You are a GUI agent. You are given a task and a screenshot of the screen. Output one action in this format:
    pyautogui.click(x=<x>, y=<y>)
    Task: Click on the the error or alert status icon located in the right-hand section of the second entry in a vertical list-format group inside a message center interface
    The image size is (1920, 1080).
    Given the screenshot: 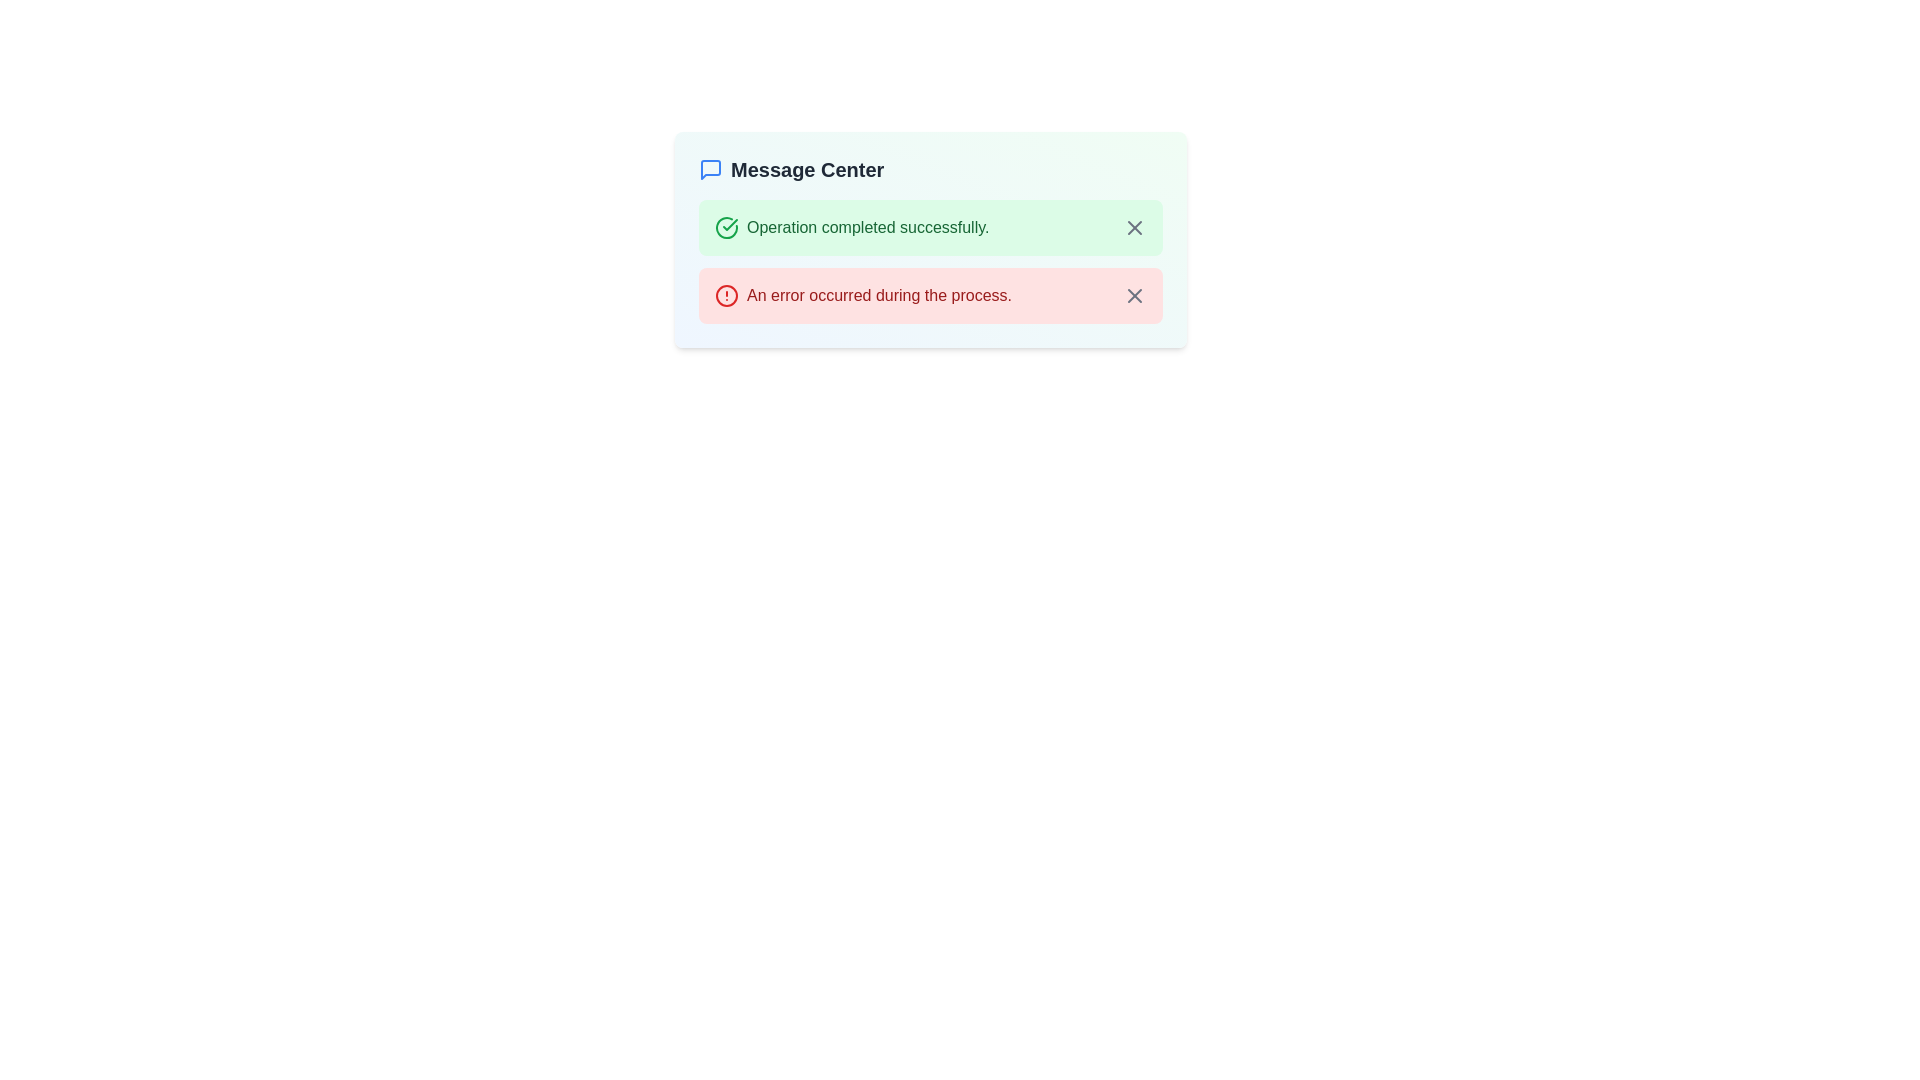 What is the action you would take?
    pyautogui.click(x=725, y=296)
    